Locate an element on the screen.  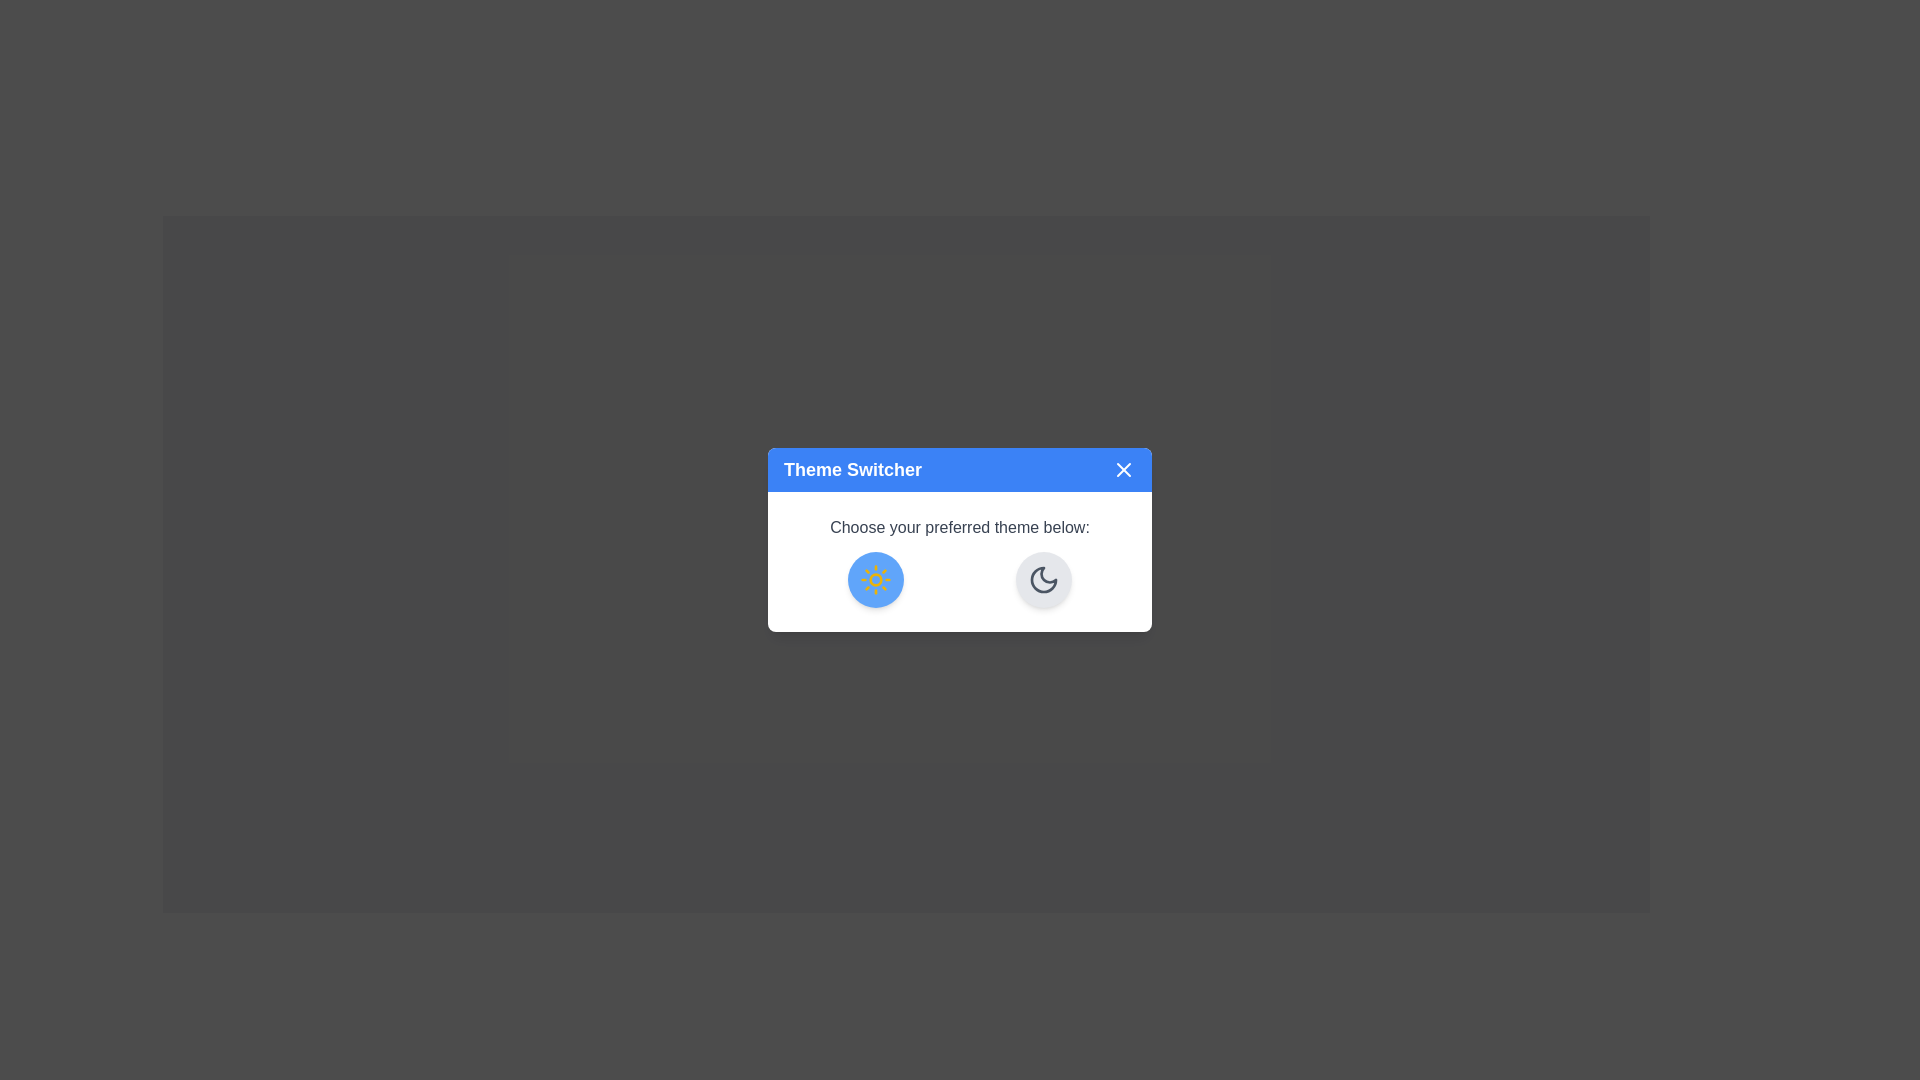
the text label that instructs the user to select a preferred theme, positioned at the top of the dialog box above the theme selection buttons is located at coordinates (960, 527).